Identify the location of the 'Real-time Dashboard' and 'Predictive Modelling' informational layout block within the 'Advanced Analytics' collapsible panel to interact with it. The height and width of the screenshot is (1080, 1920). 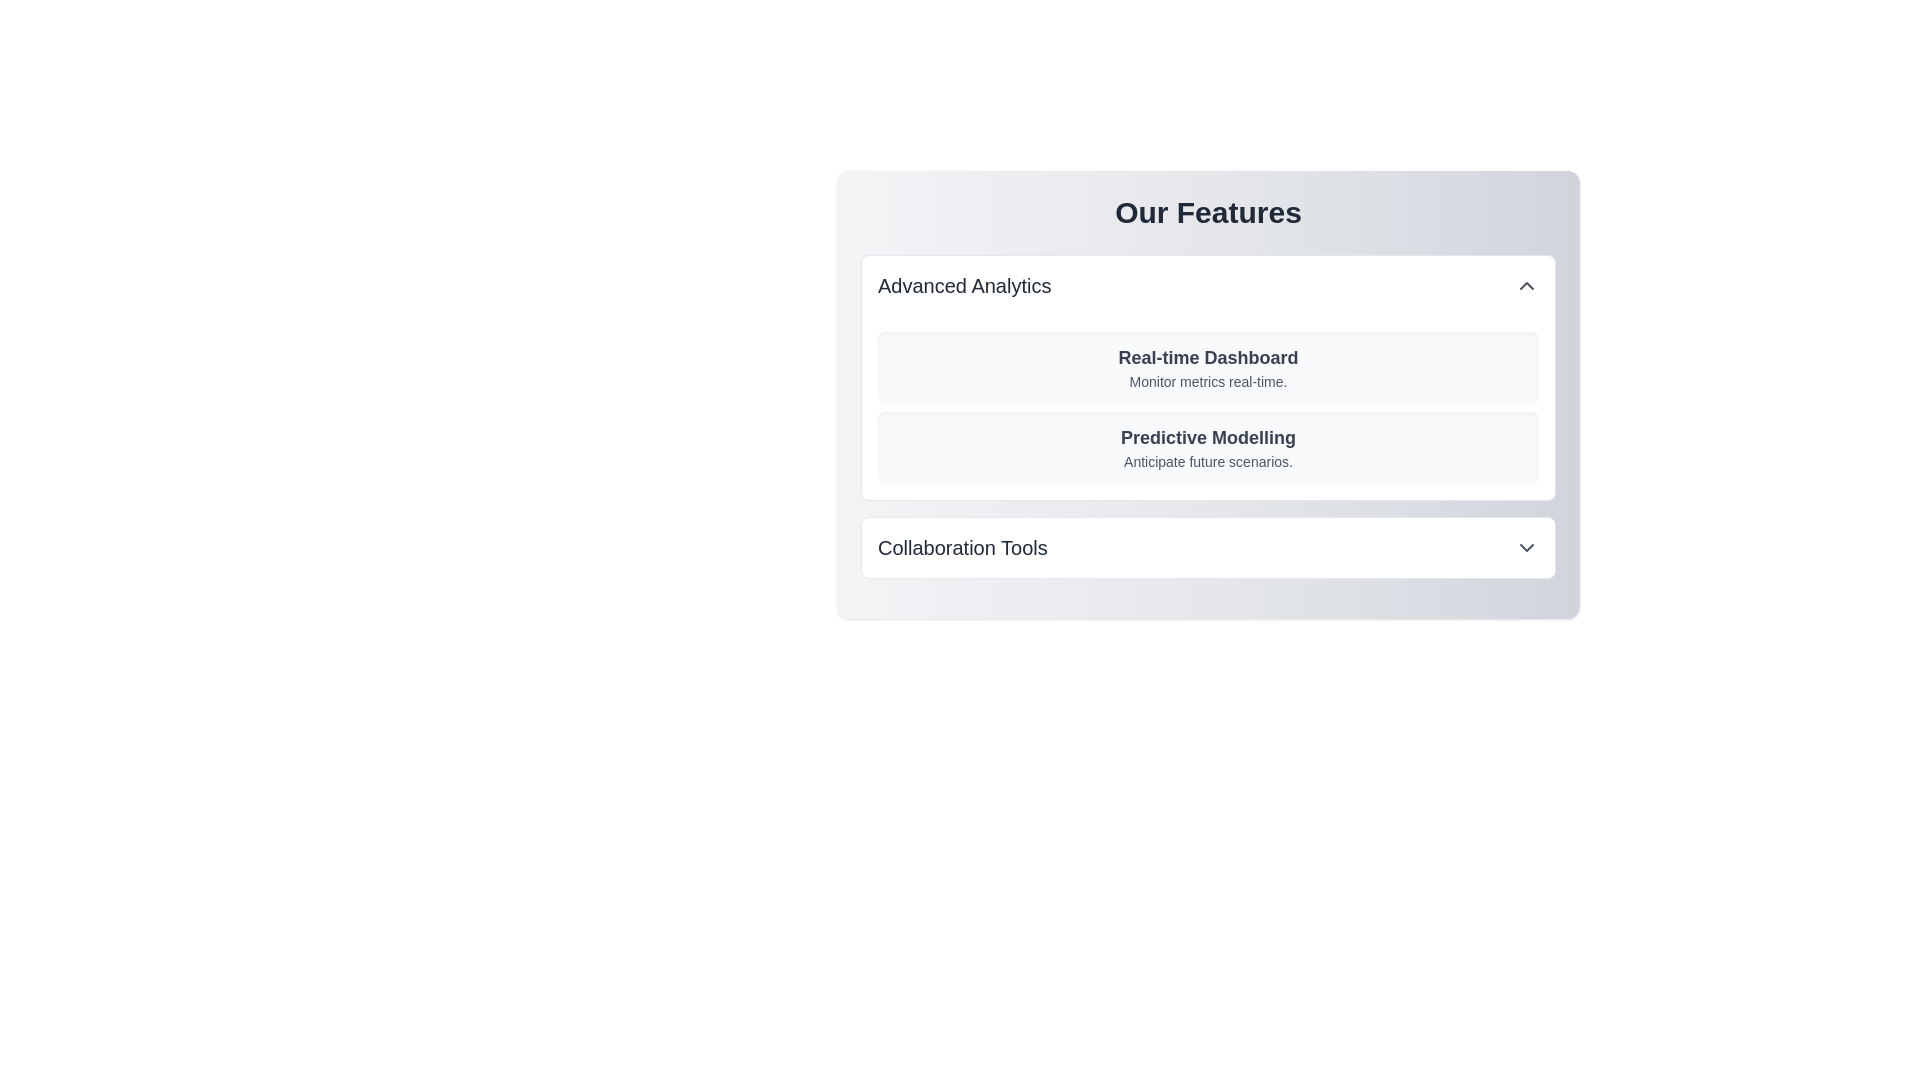
(1207, 407).